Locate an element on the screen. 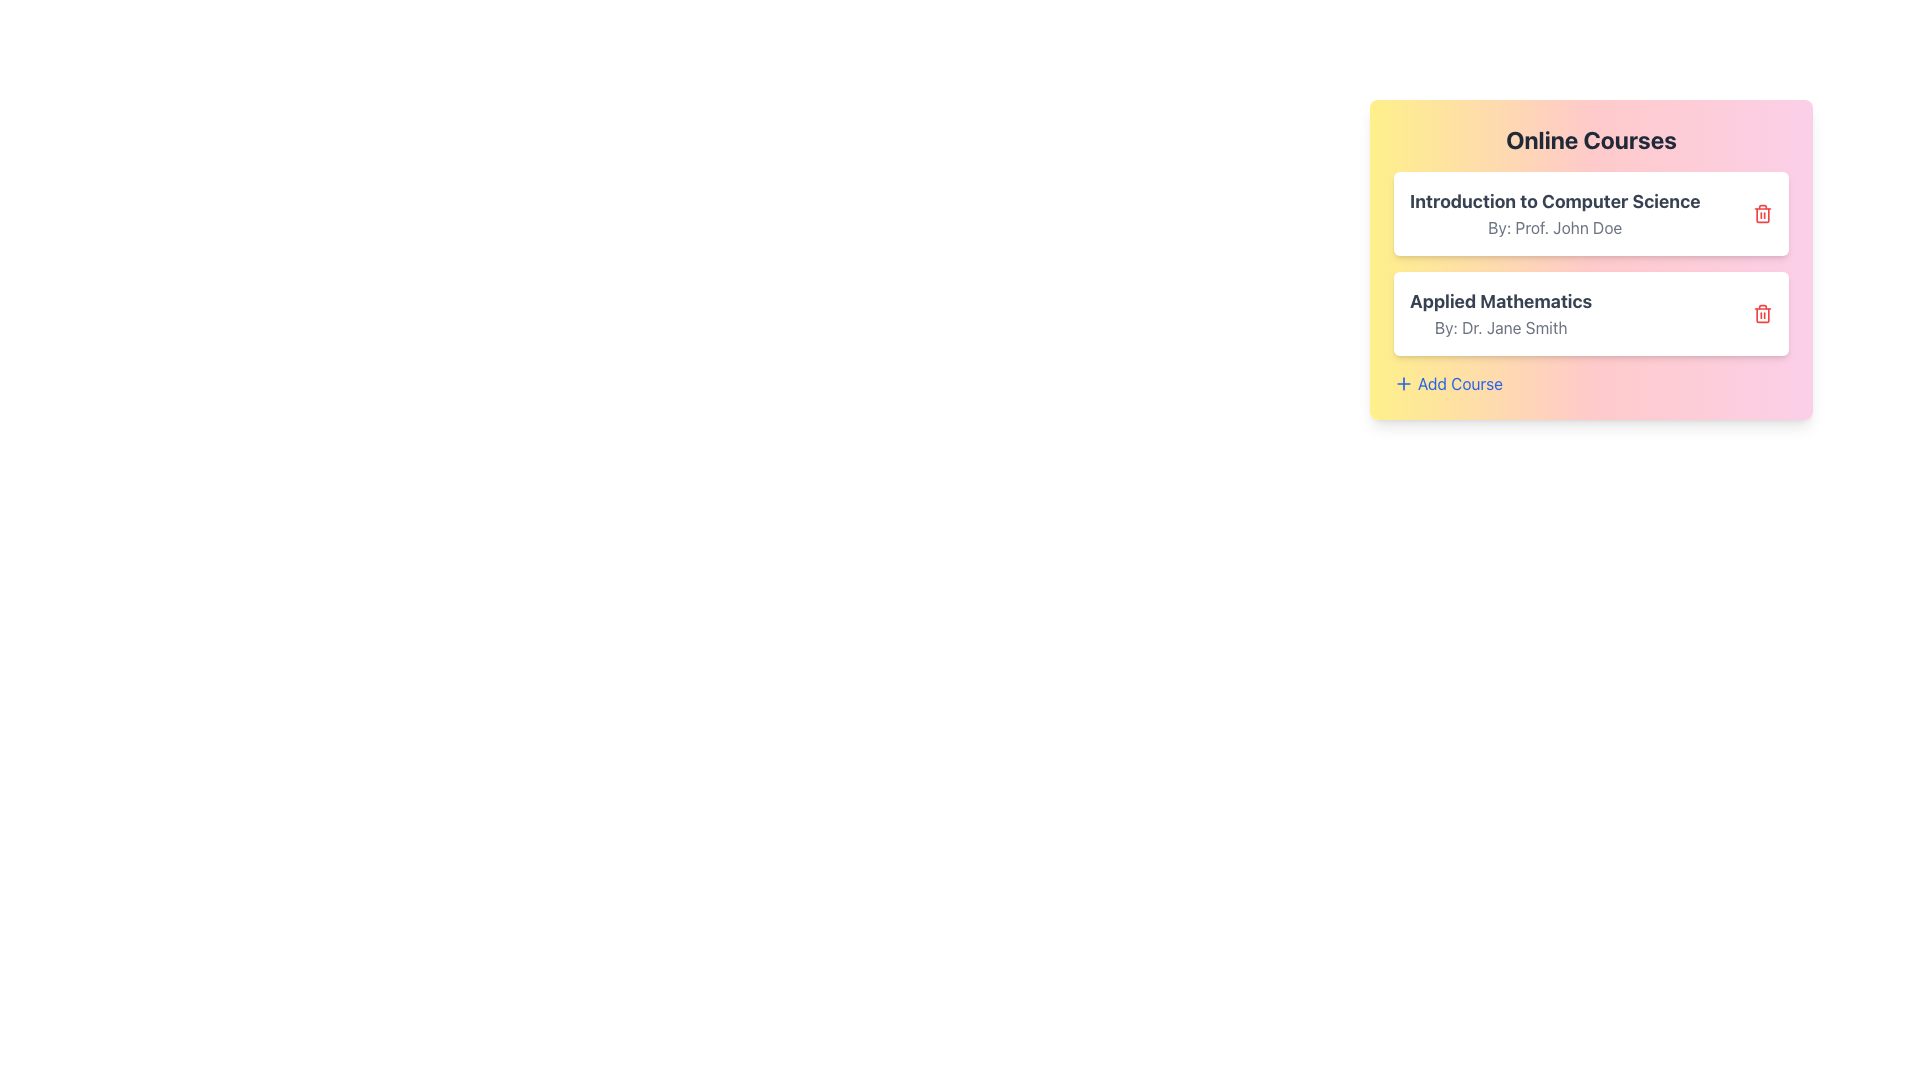 Image resolution: width=1920 pixels, height=1080 pixels. the 'Applied Mathematics' text label, which is the second item in the 'Online Courses' section, located beneath 'Introduction to Computer Science' is located at coordinates (1501, 313).